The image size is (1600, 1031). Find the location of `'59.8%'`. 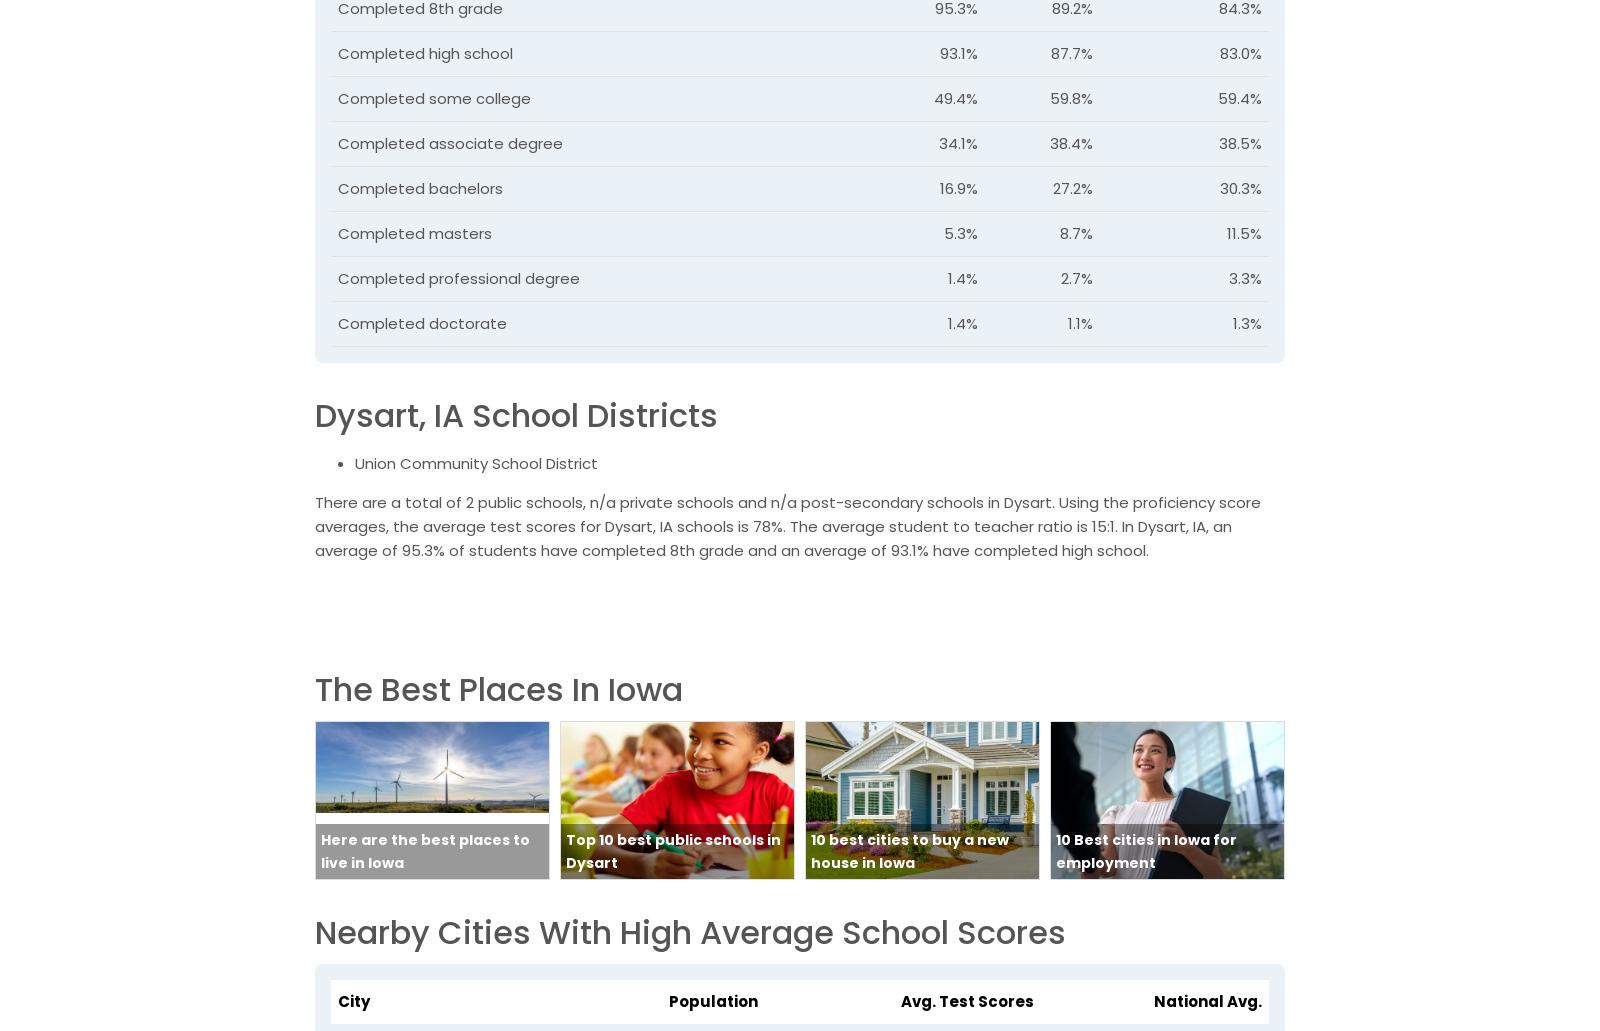

'59.8%' is located at coordinates (1070, 98).